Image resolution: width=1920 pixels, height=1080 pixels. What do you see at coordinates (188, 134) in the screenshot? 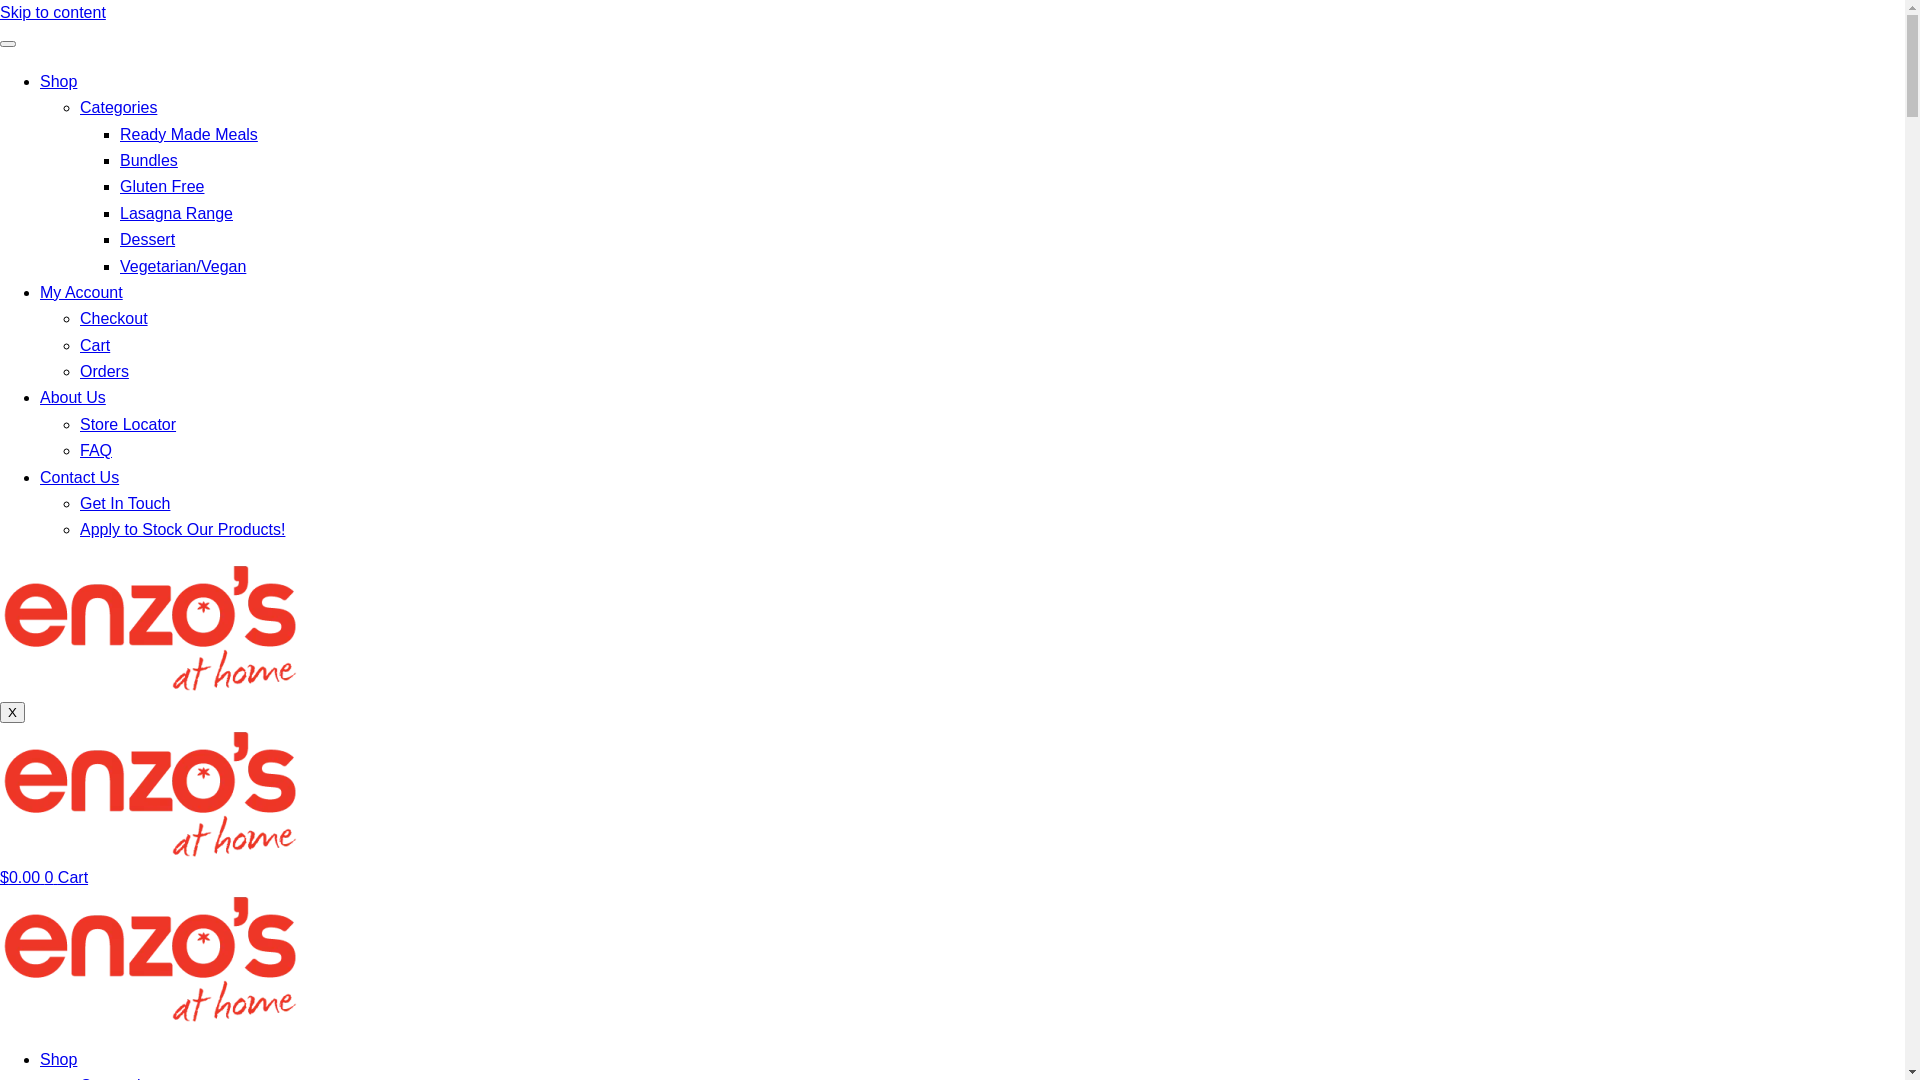
I see `'Ready Made Meals'` at bounding box center [188, 134].